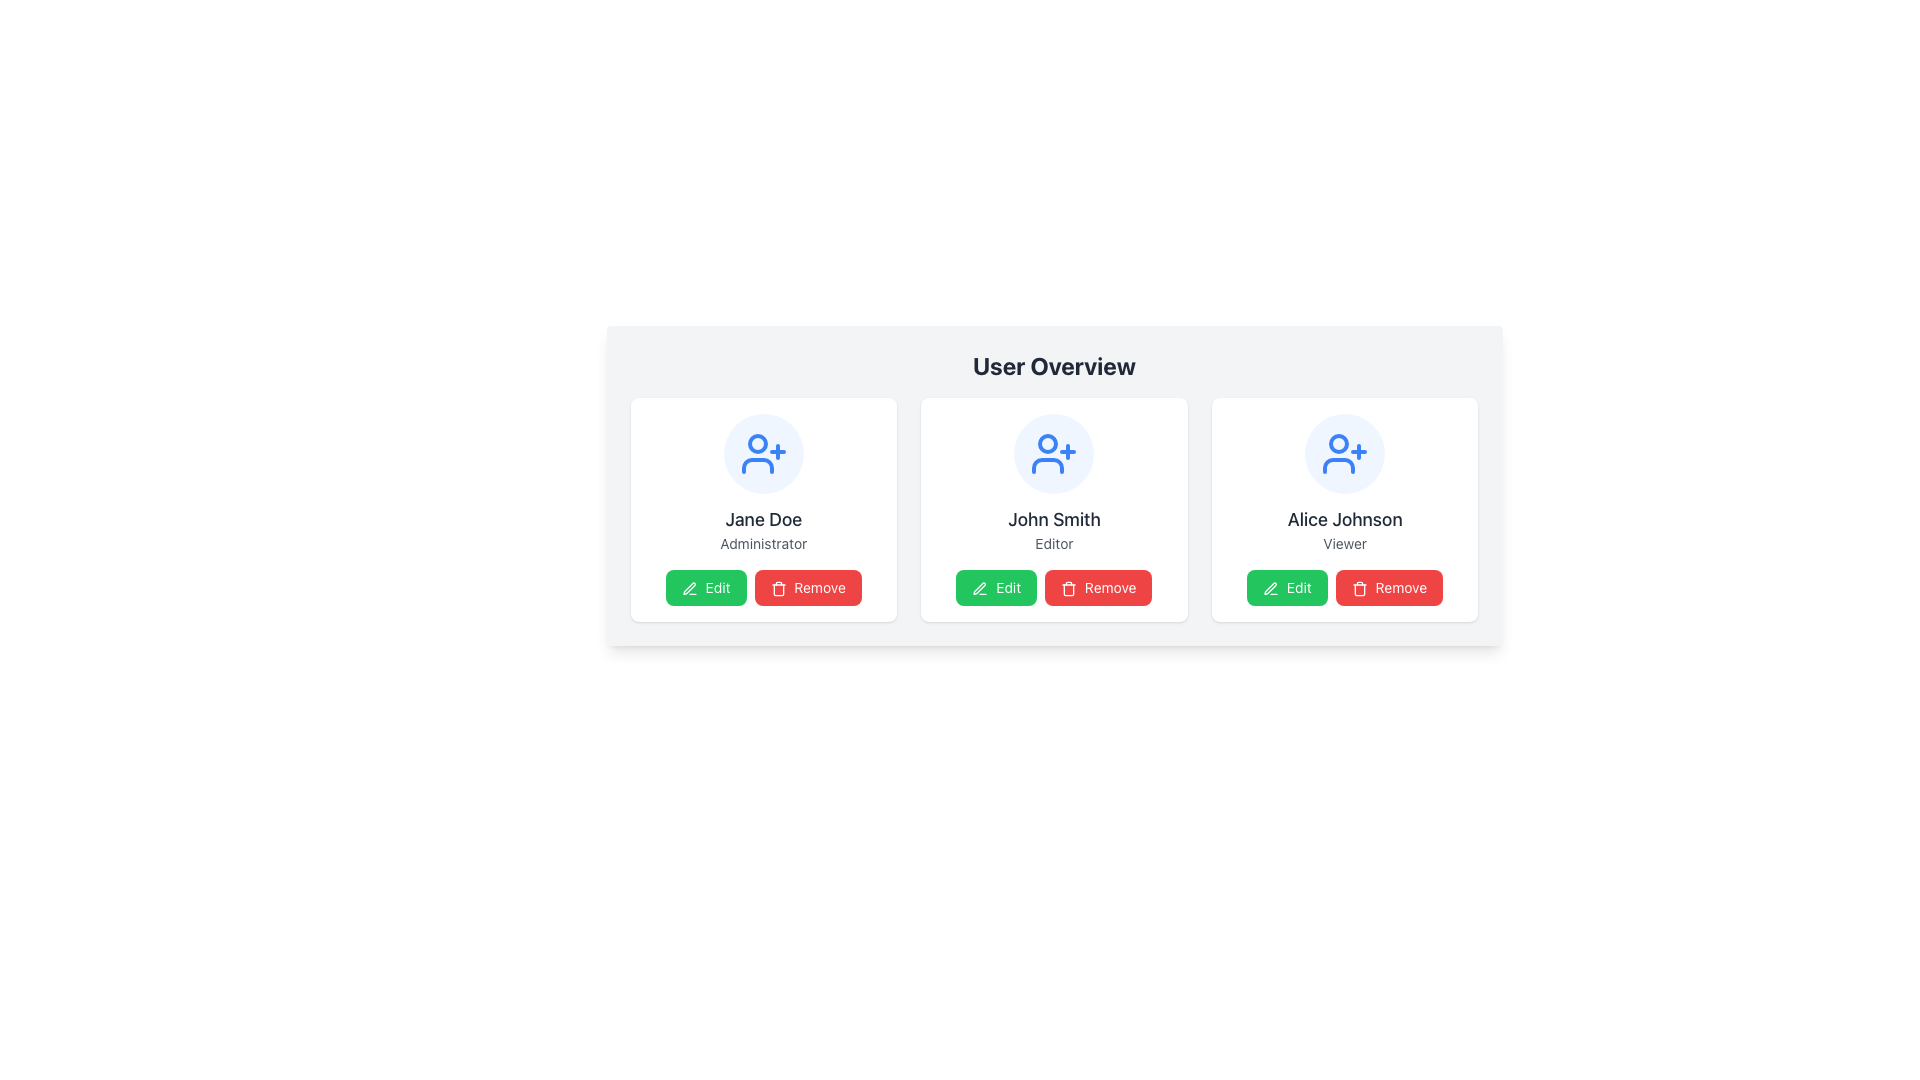  Describe the element at coordinates (1269, 586) in the screenshot. I see `the 'Edit' button associated with the user profile of 'Alice Johnson'` at that location.